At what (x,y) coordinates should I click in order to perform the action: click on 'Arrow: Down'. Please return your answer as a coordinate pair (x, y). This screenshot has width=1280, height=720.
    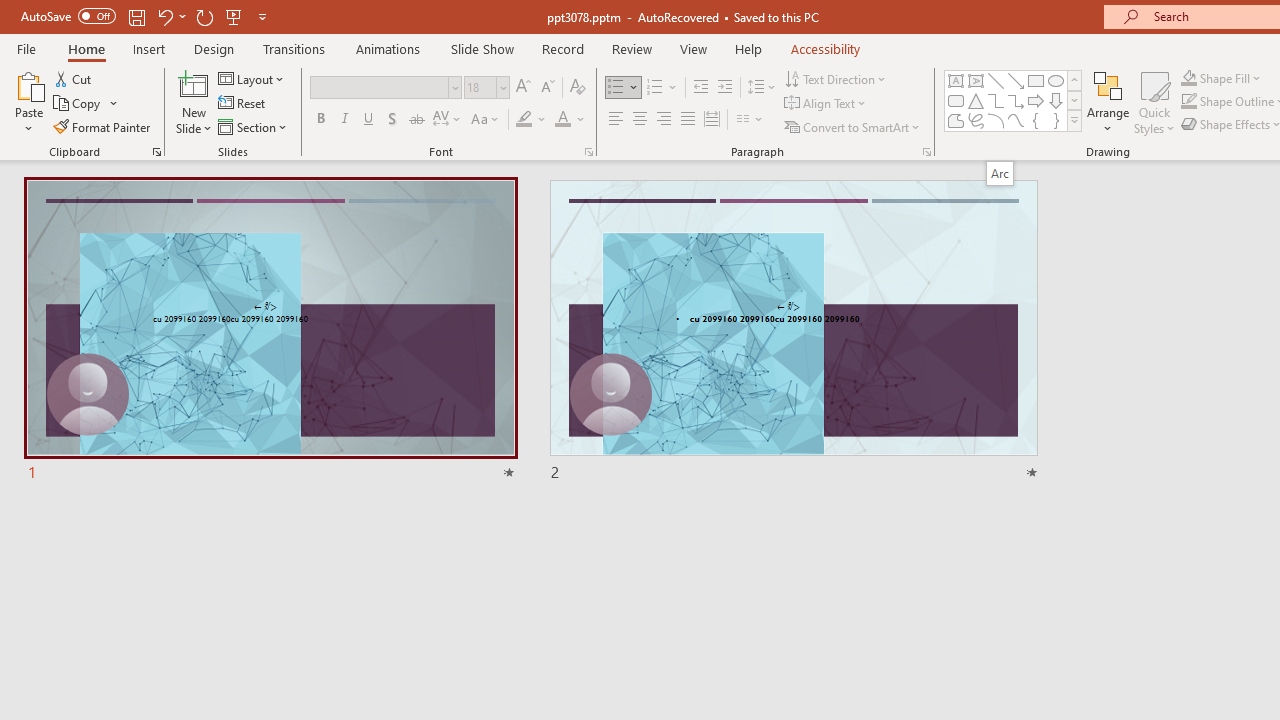
    Looking at the image, I should click on (1055, 100).